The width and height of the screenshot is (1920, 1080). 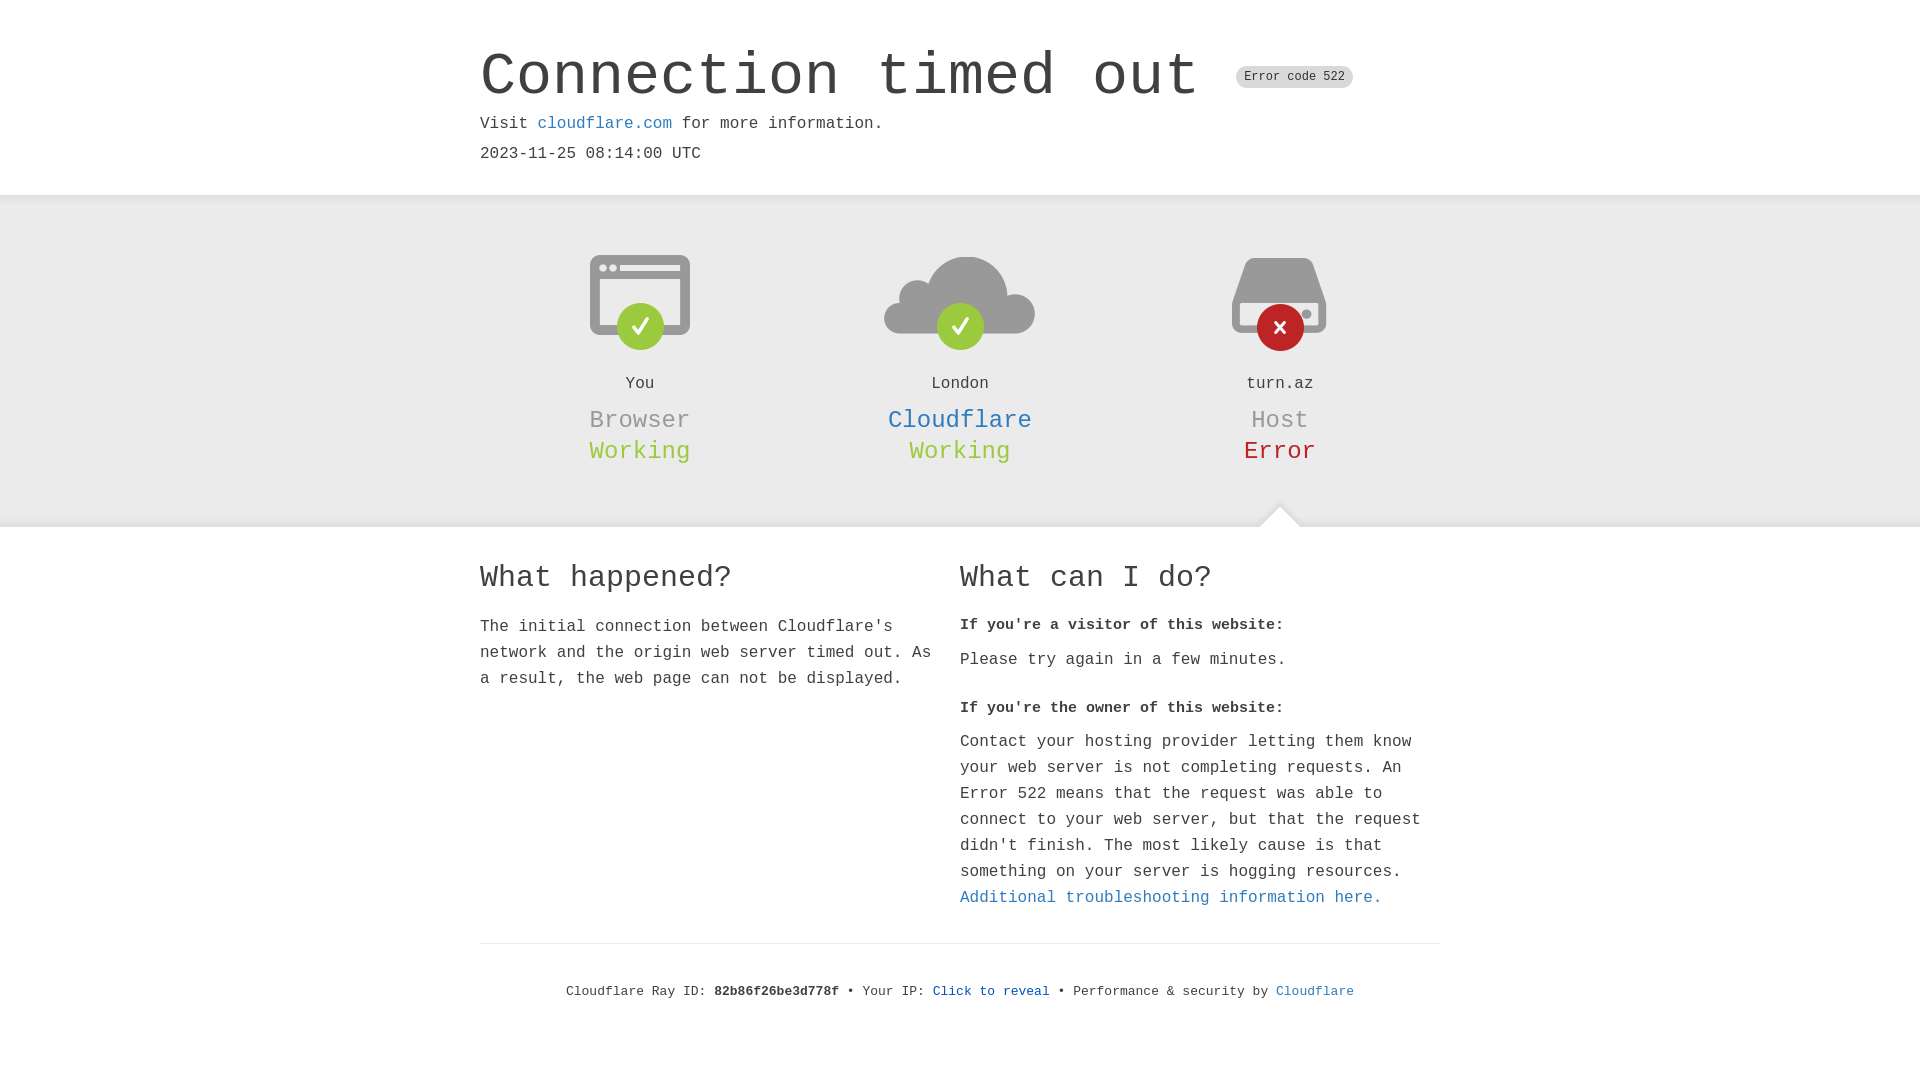 What do you see at coordinates (960, 419) in the screenshot?
I see `'Cloudflare'` at bounding box center [960, 419].